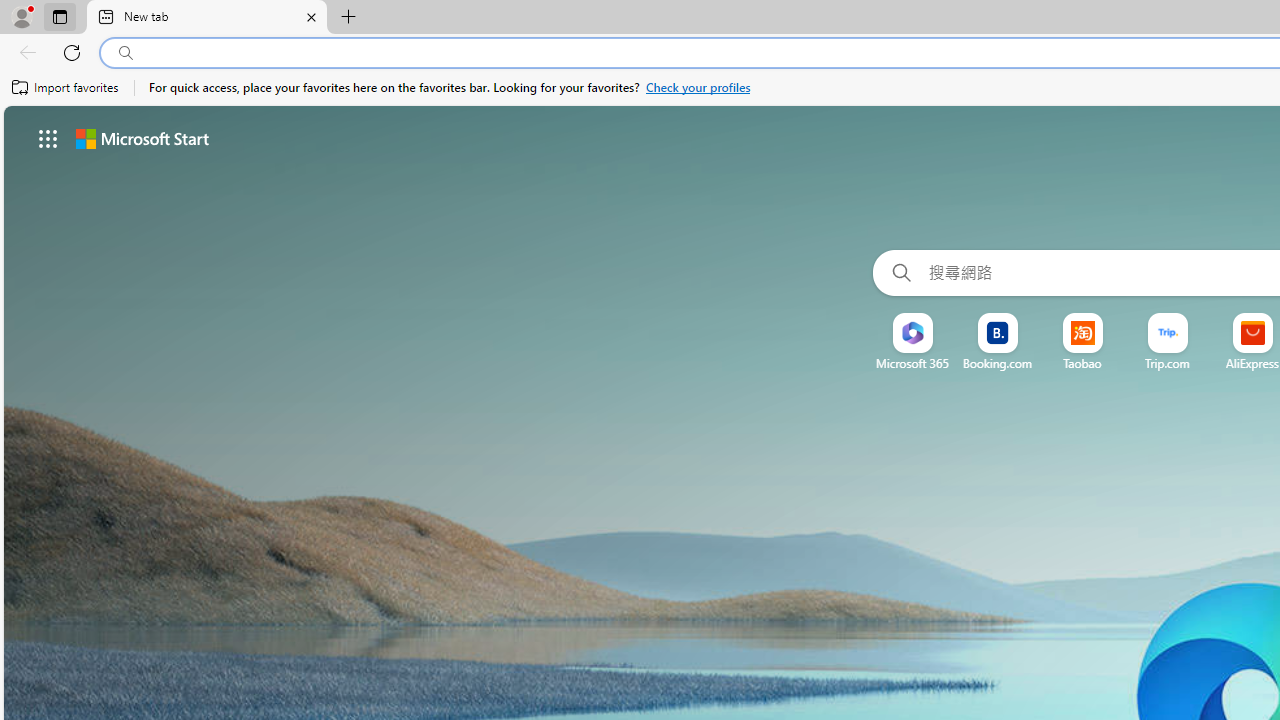 The width and height of the screenshot is (1280, 720). I want to click on 'Search icon', so click(125, 52).